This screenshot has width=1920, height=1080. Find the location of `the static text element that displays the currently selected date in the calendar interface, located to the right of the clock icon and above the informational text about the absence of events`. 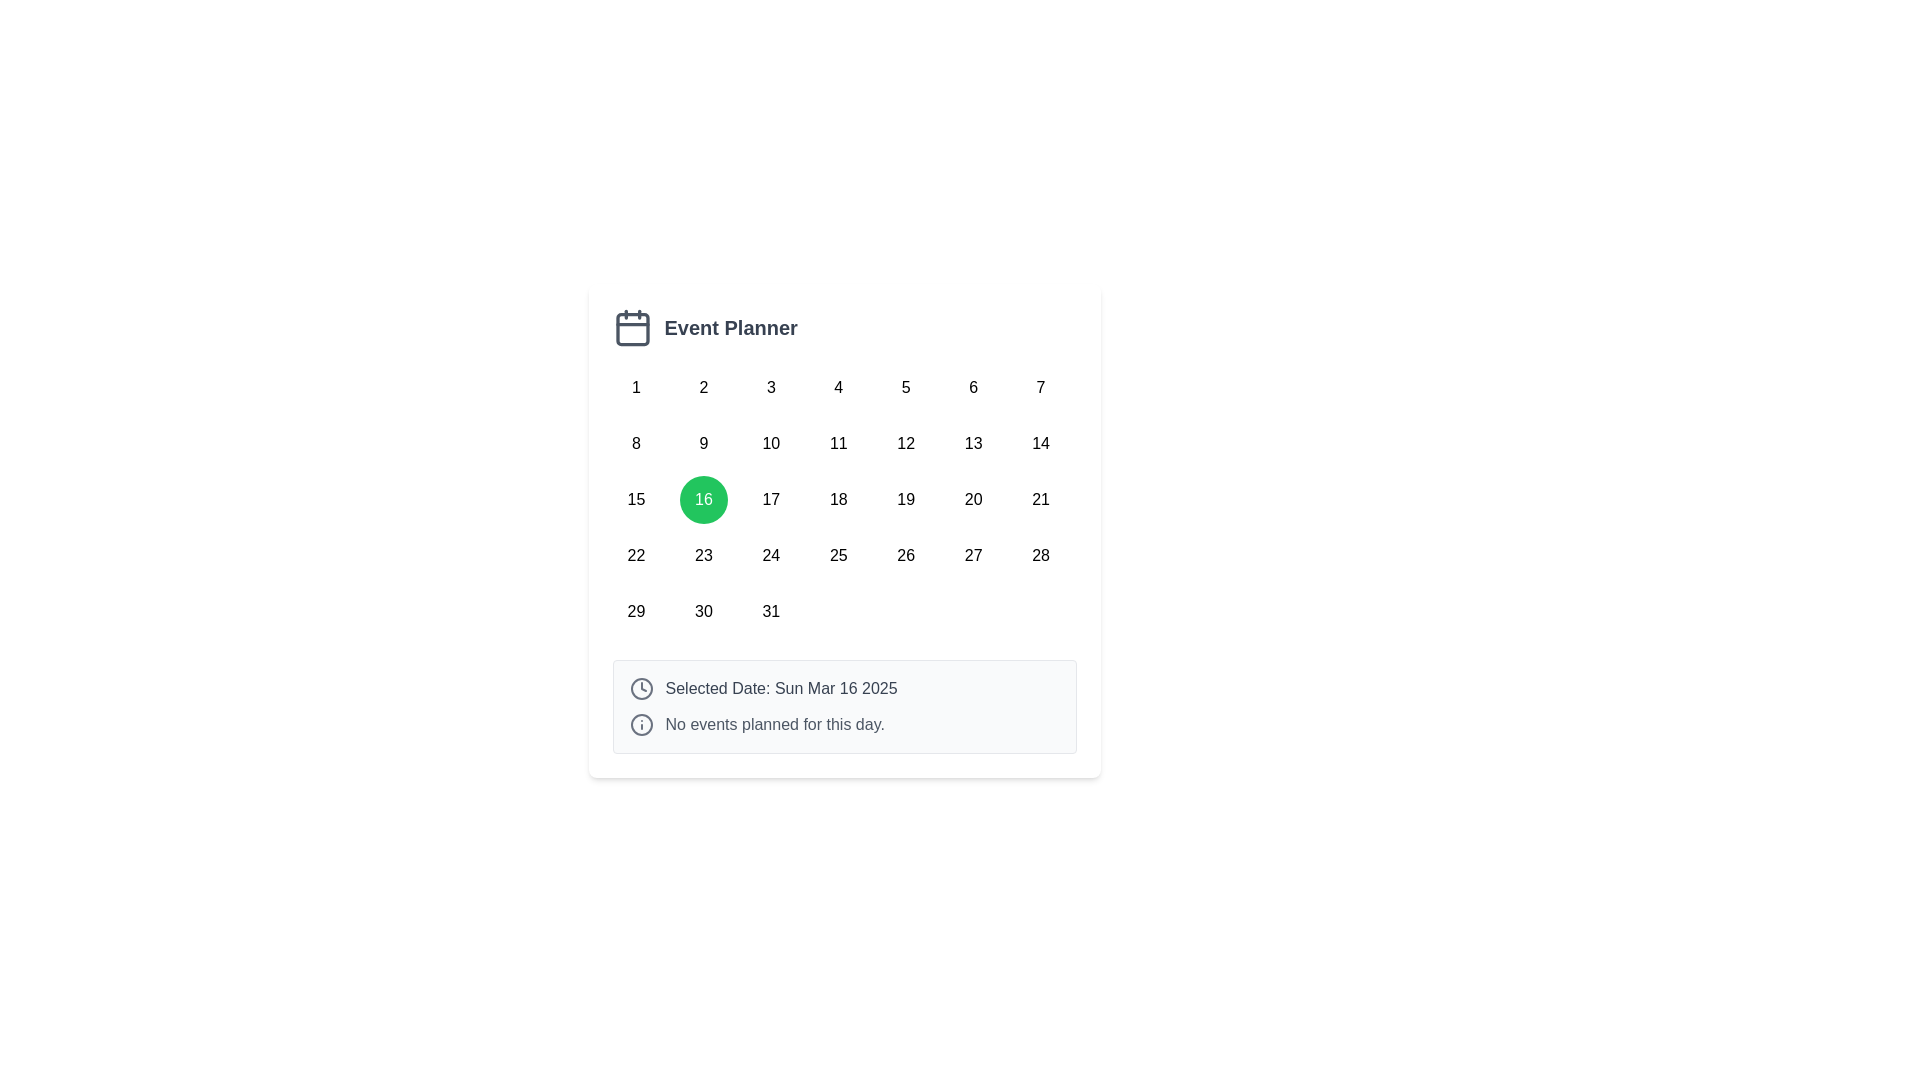

the static text element that displays the currently selected date in the calendar interface, located to the right of the clock icon and above the informational text about the absence of events is located at coordinates (780, 688).